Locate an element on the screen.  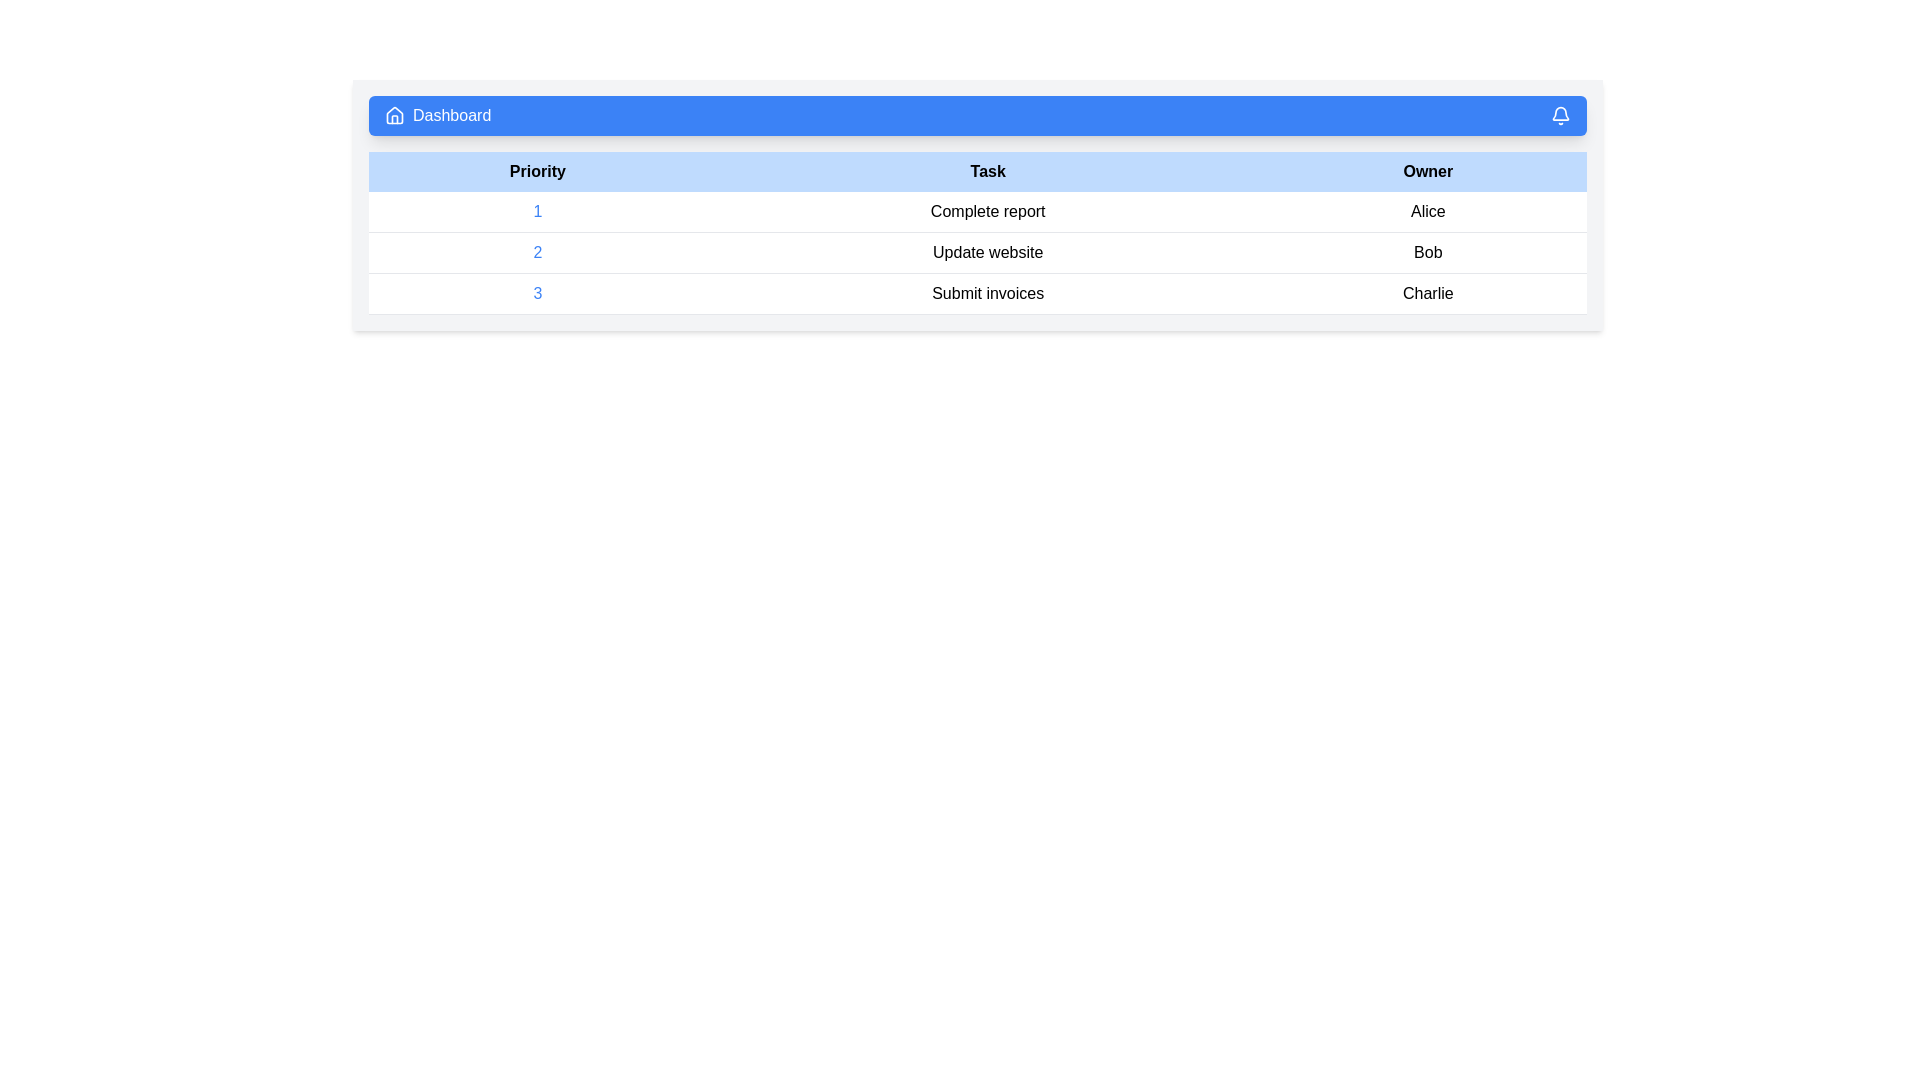
the text label 'Update website' located in the second row of the table under the 'Task' column, which is styled with padding and surrounded by white space is located at coordinates (988, 252).